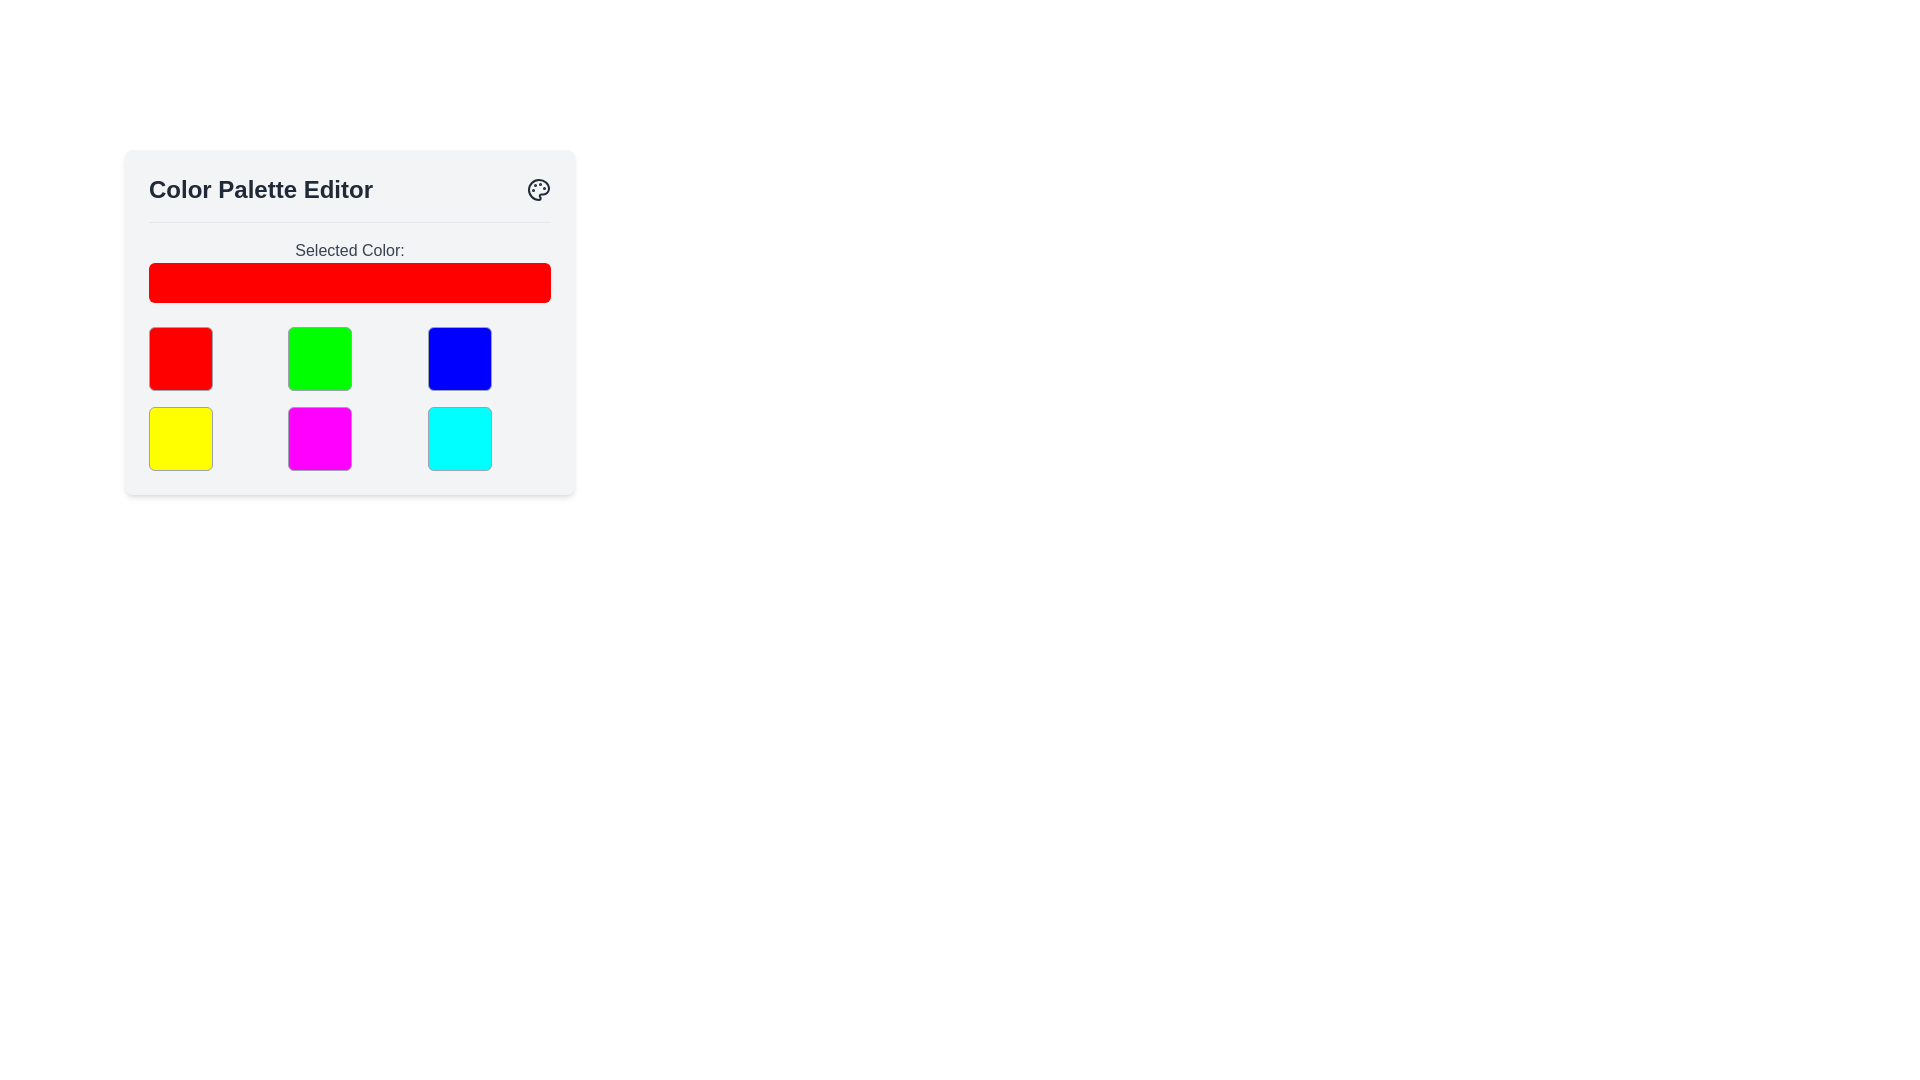 This screenshot has height=1080, width=1920. I want to click on the selectable square with a cyan background, rounded corners, and a gray border located in the bottom-right corner of a 3x2 grid, so click(458, 438).